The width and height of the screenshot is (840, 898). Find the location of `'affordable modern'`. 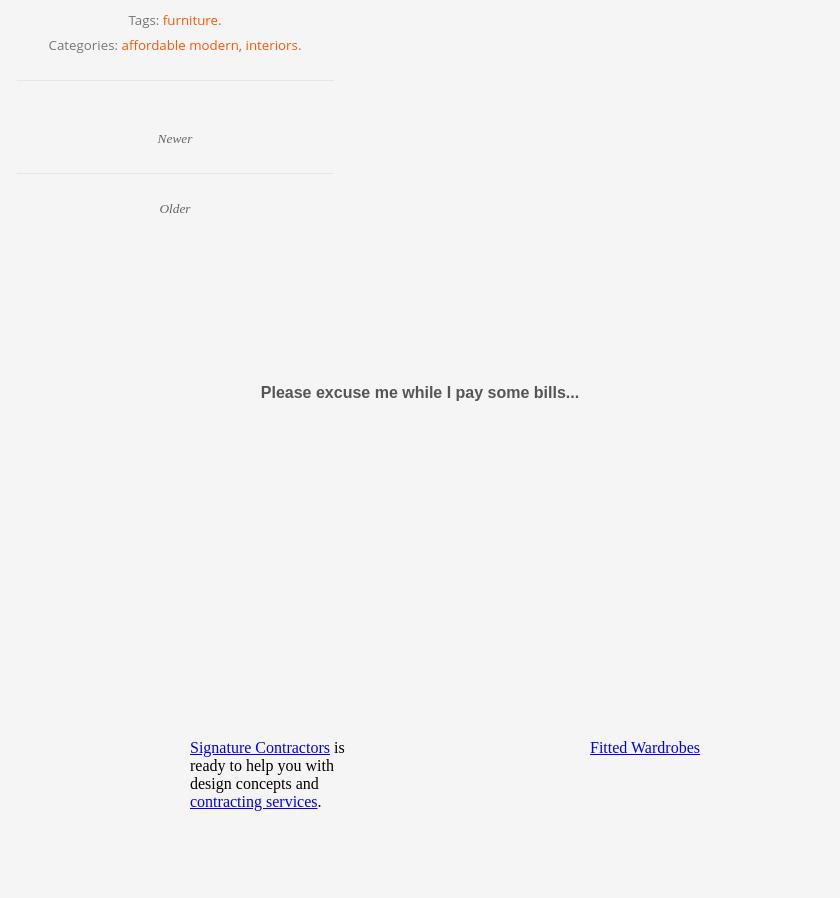

'affordable modern' is located at coordinates (179, 43).